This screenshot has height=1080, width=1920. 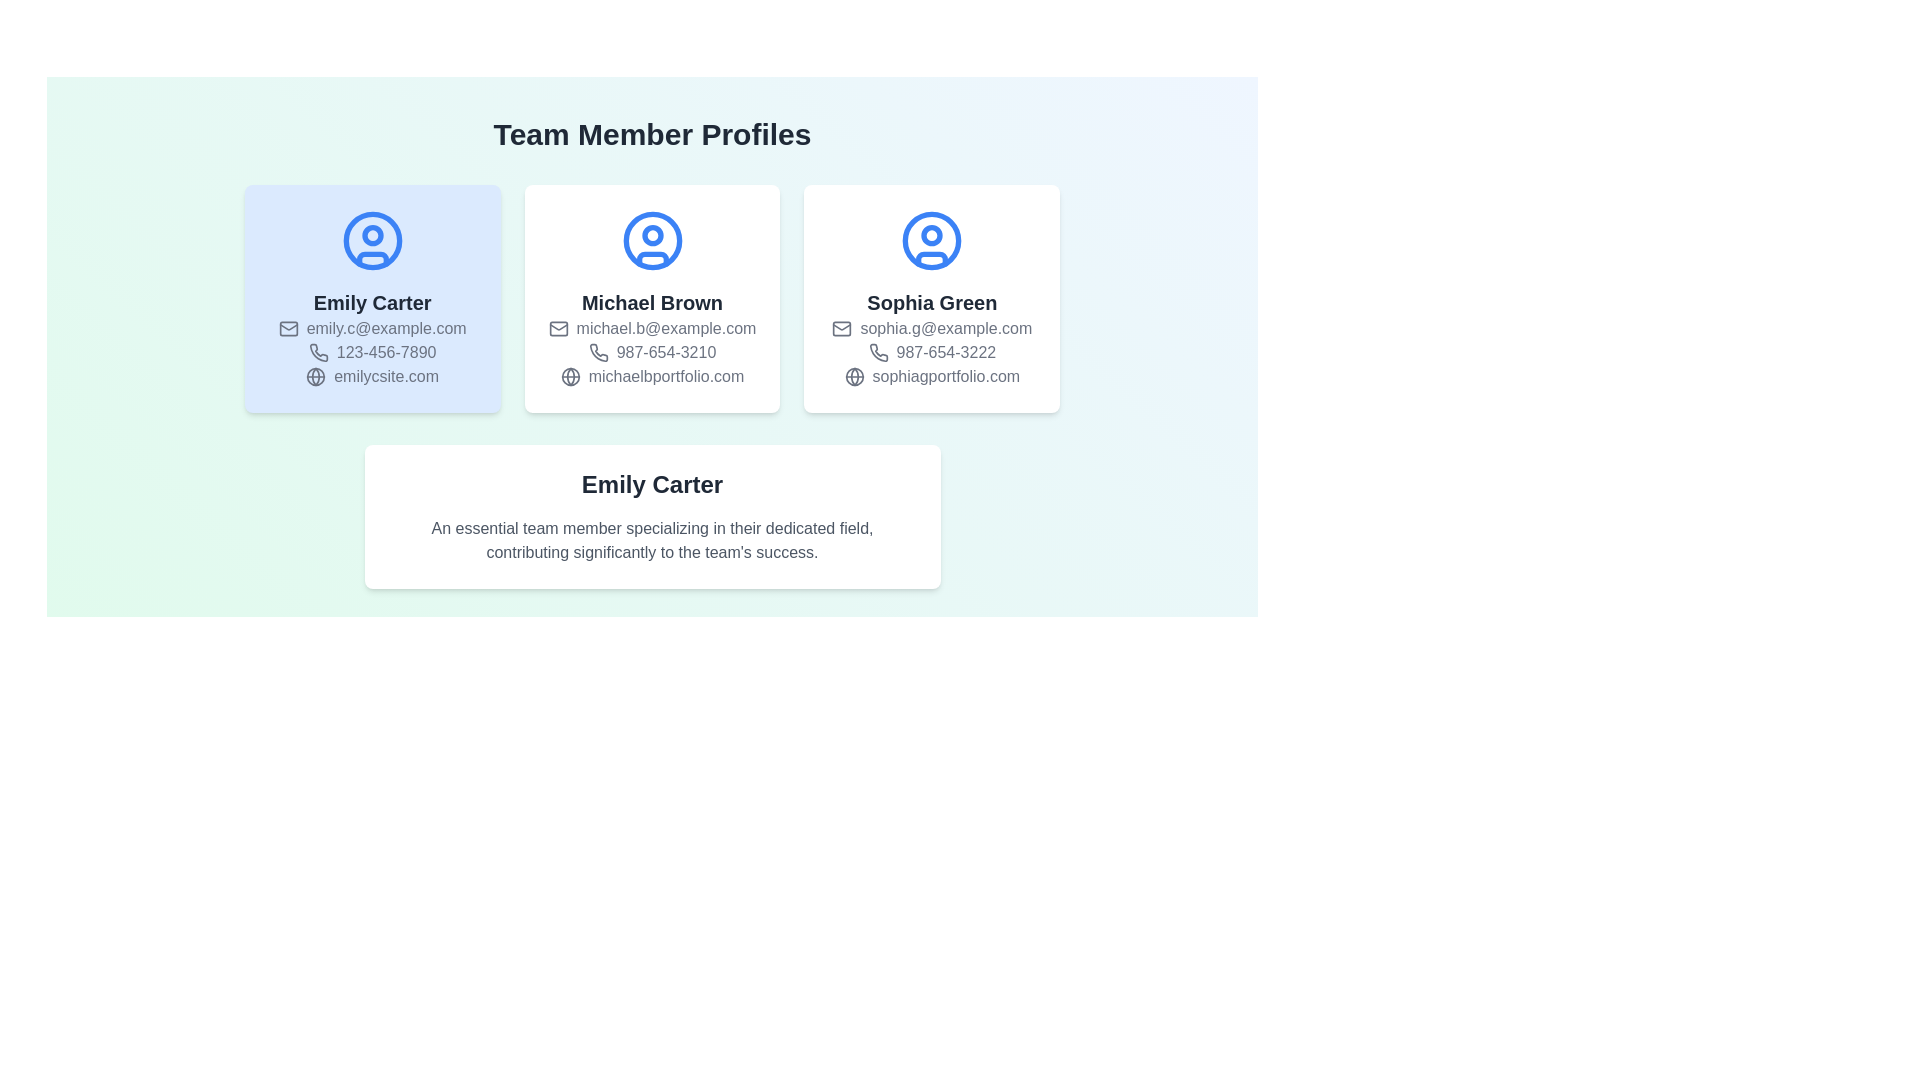 What do you see at coordinates (652, 303) in the screenshot?
I see `the text label displaying 'Michael Brown' in bold, dark gray styling, which is centered within the second card from the left in a horizontal set of three cards, positioned directly below a person's avatar icon` at bounding box center [652, 303].